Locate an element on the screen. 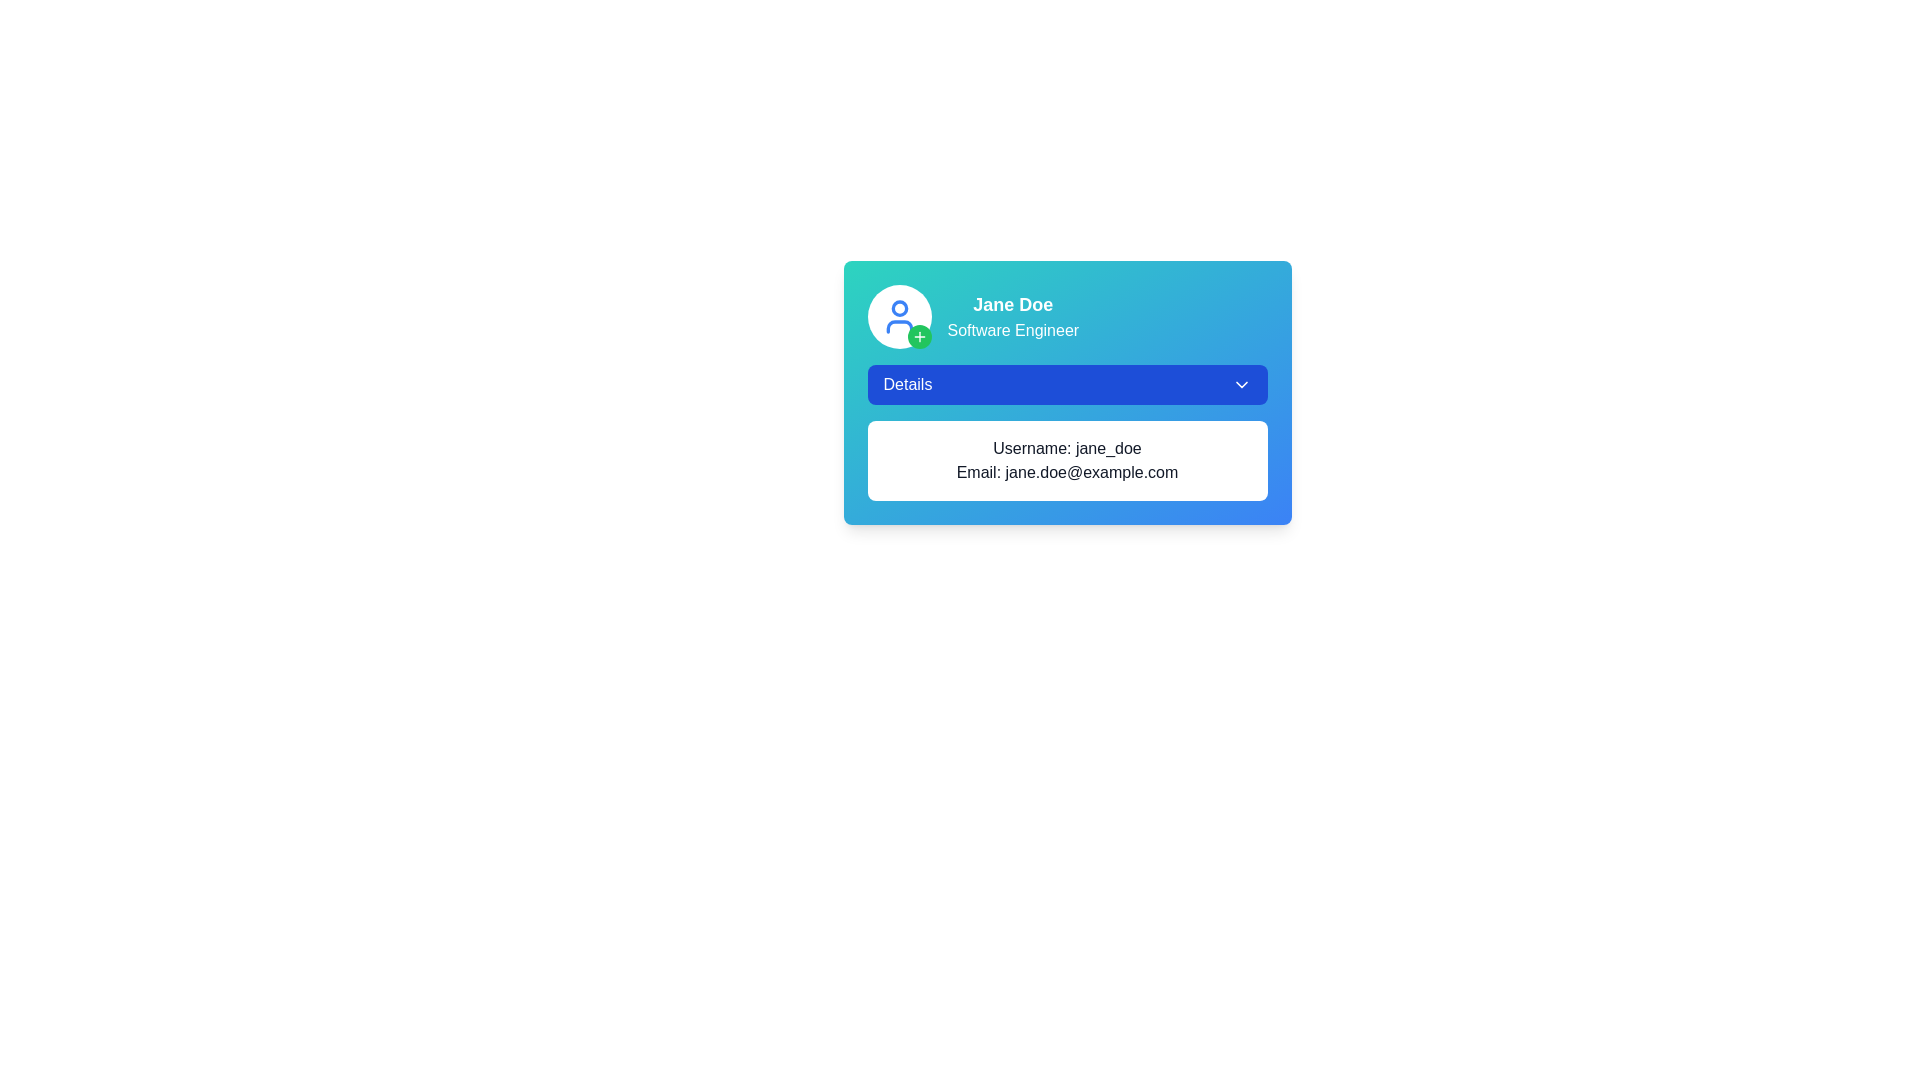 This screenshot has height=1080, width=1920. the circular green button with a white '+' symbol at the bottom-right of the profile icon is located at coordinates (918, 335).